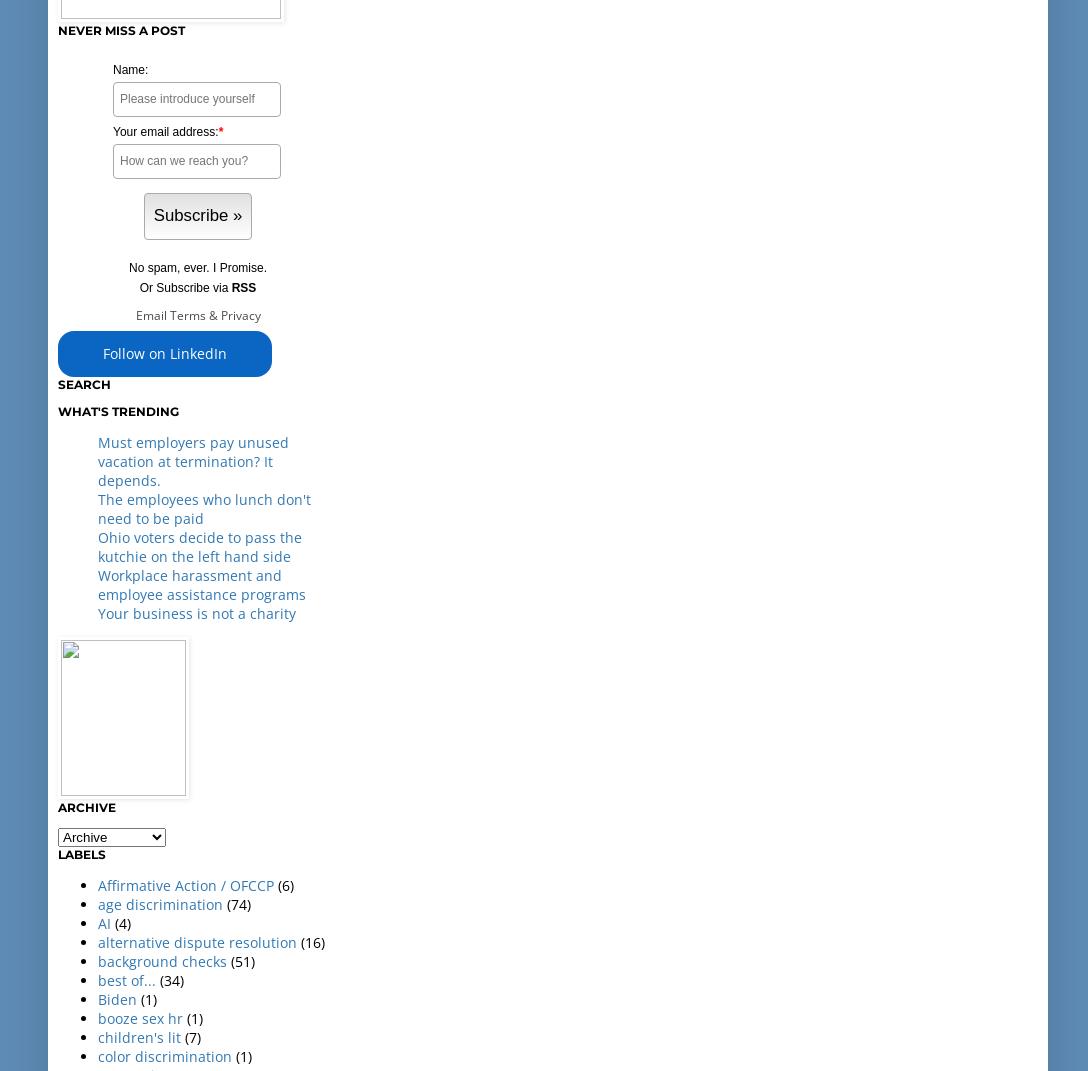 This screenshot has height=1071, width=1088. What do you see at coordinates (126, 978) in the screenshot?
I see `'best of...'` at bounding box center [126, 978].